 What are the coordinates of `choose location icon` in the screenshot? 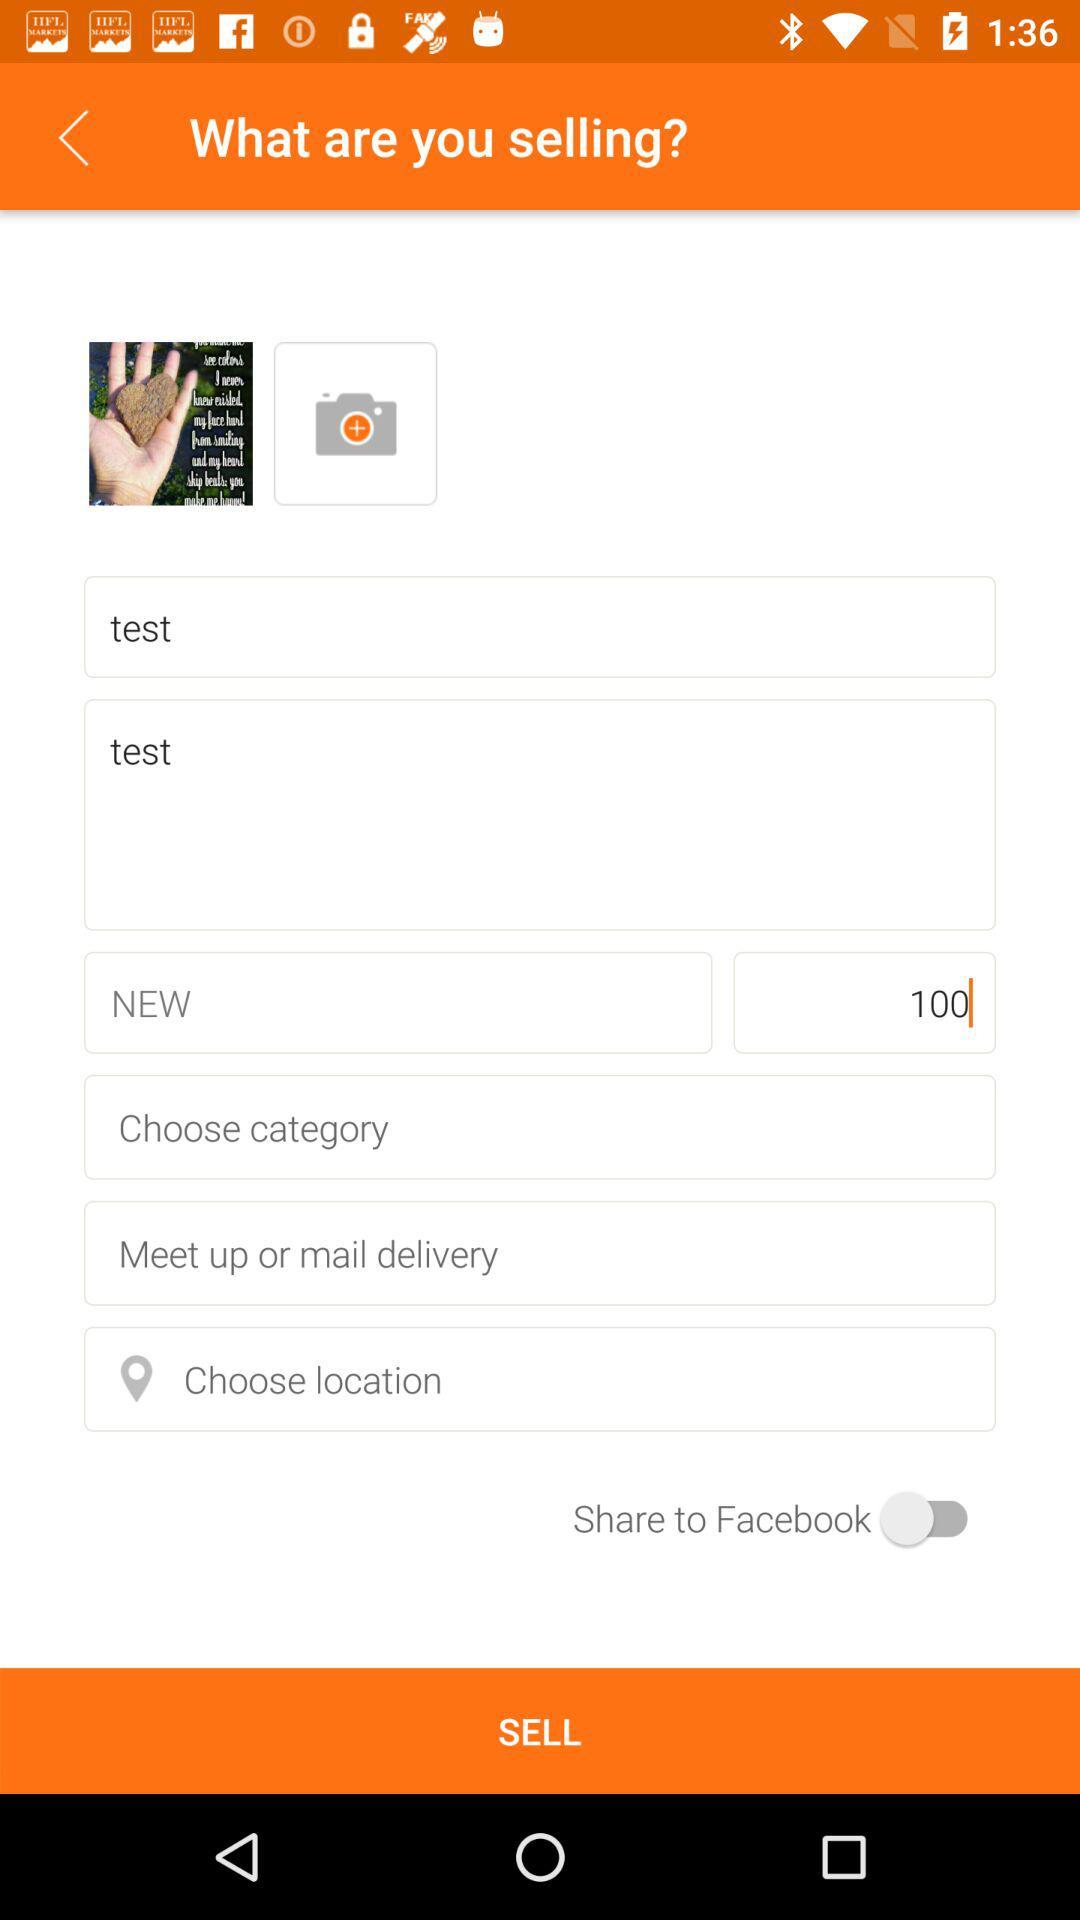 It's located at (540, 1378).